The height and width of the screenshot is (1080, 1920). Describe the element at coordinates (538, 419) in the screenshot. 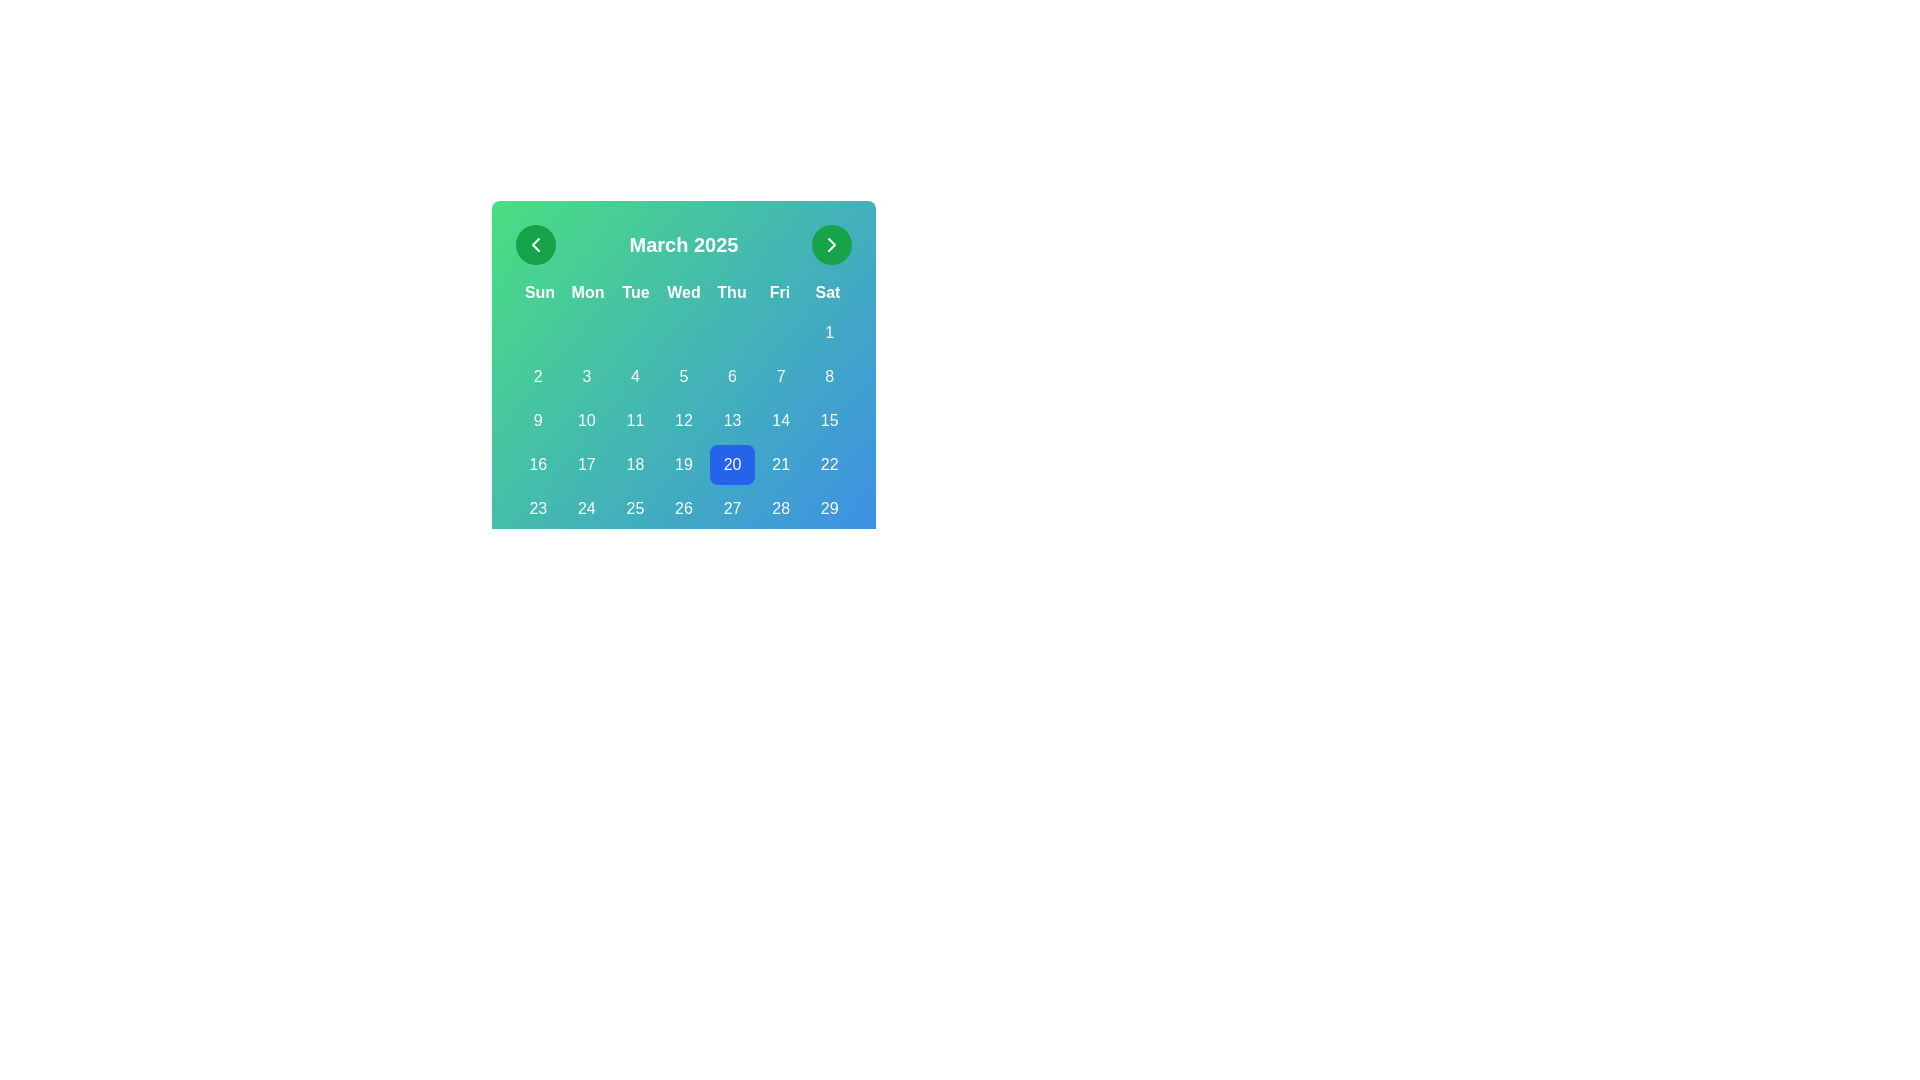

I see `the button representing the 9th day of the month in the calendar grid` at that location.